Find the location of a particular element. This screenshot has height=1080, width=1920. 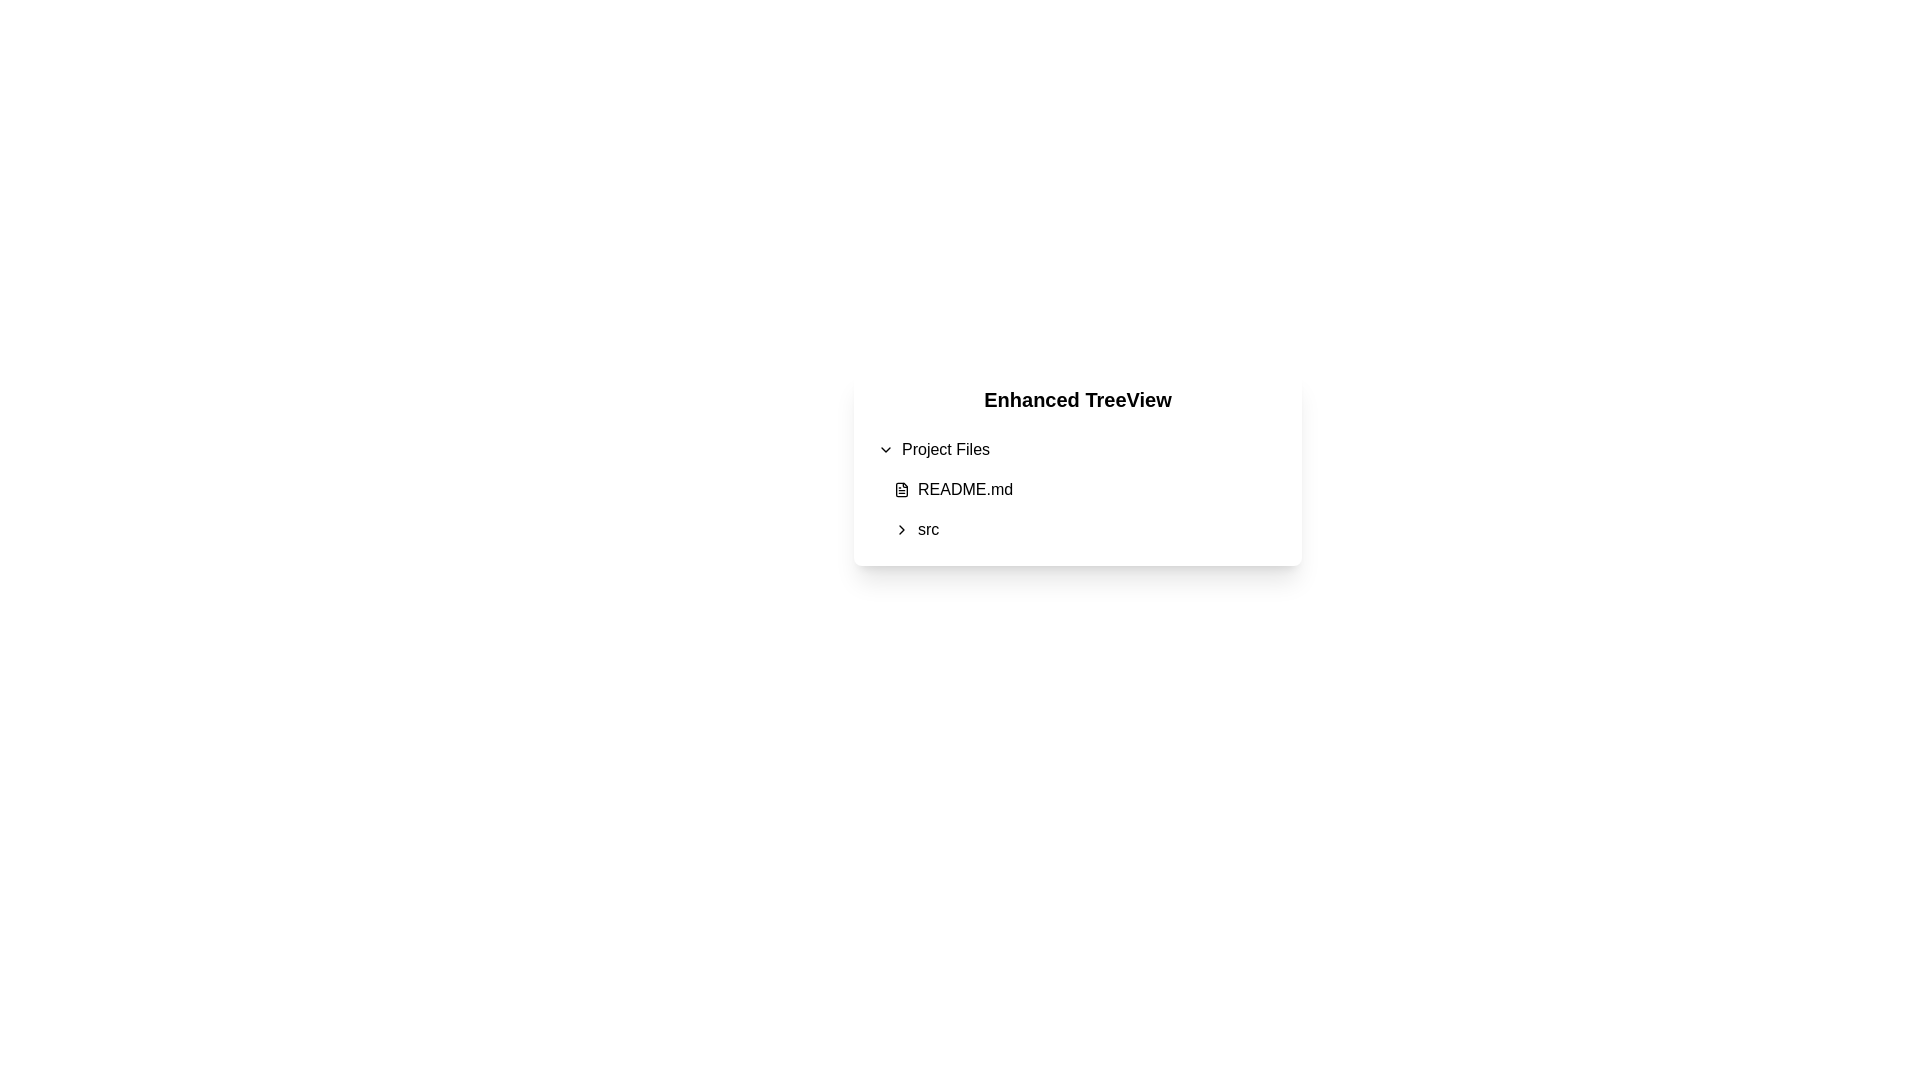

the TreeViewItem representing a folder or directory under the 'Project Files' section, located below the 'README.md' item is located at coordinates (1084, 528).